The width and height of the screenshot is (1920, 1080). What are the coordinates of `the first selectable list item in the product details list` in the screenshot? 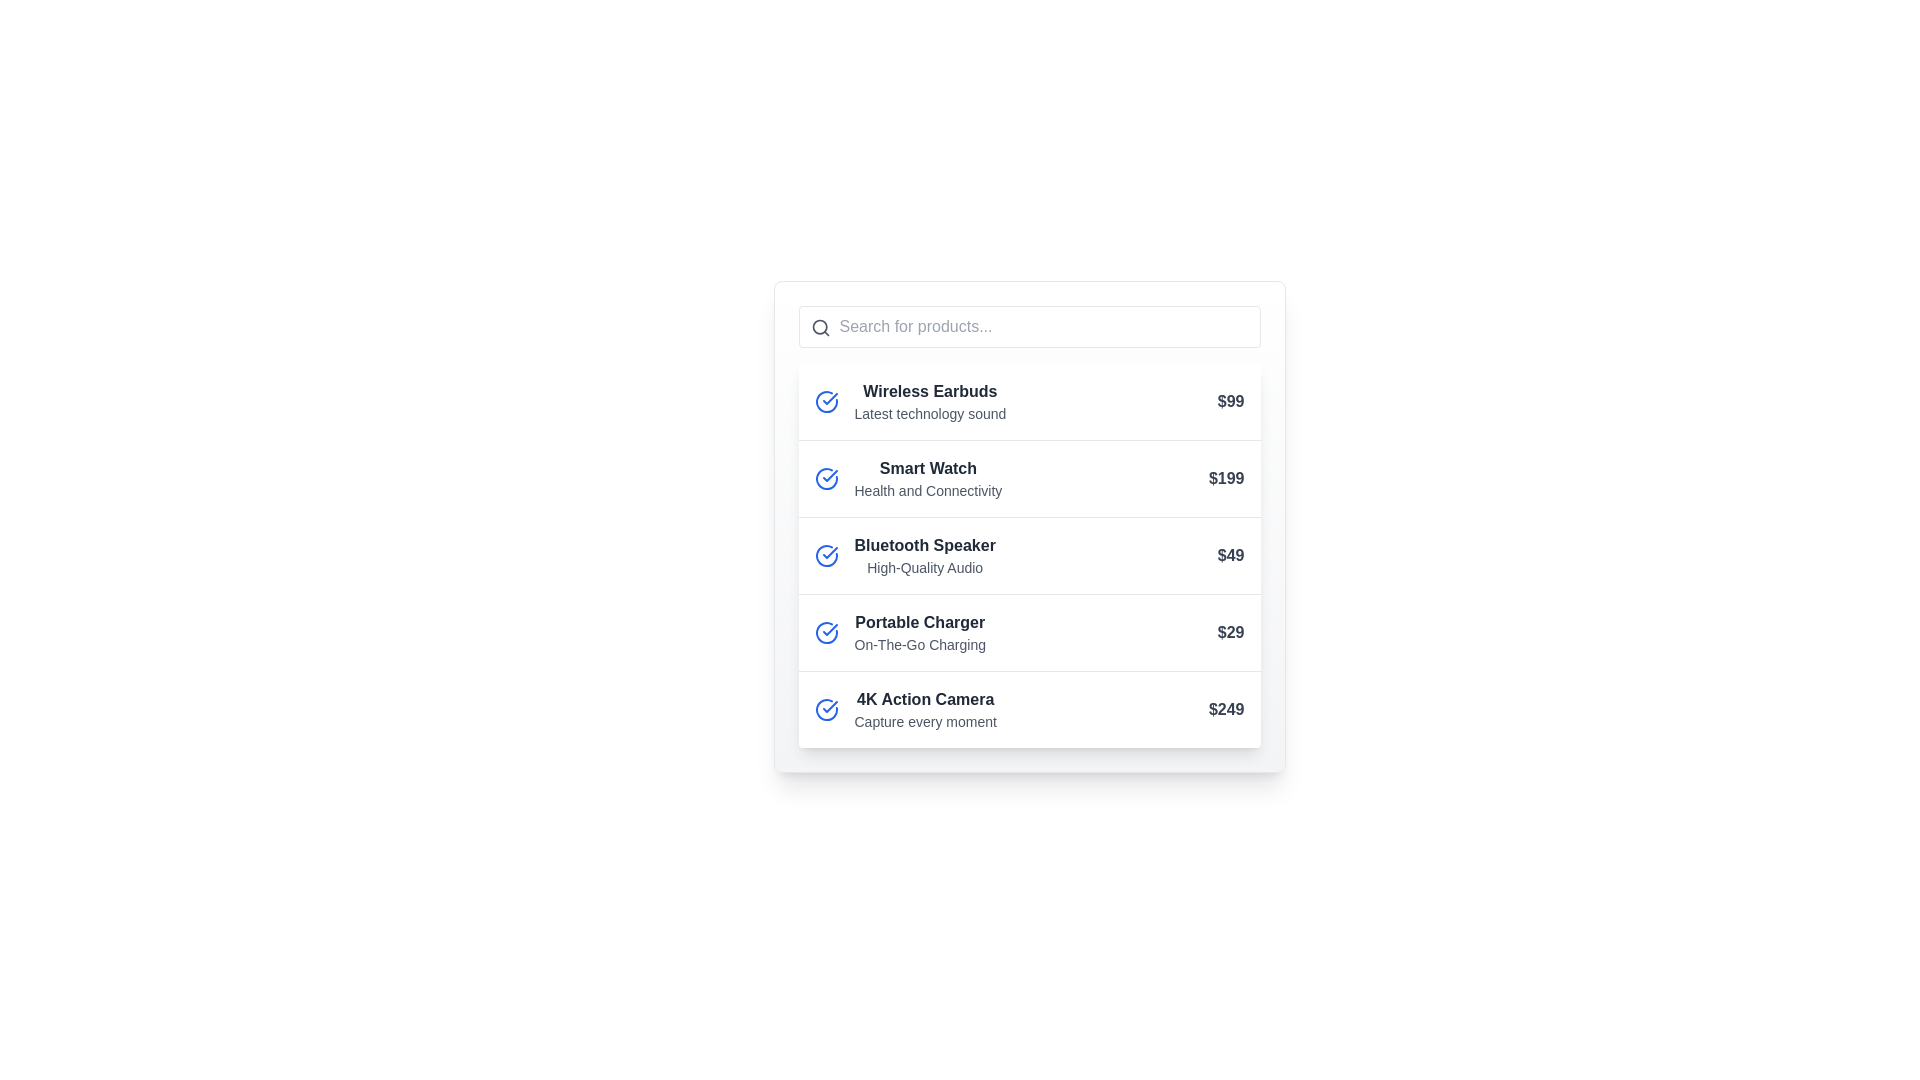 It's located at (1029, 401).